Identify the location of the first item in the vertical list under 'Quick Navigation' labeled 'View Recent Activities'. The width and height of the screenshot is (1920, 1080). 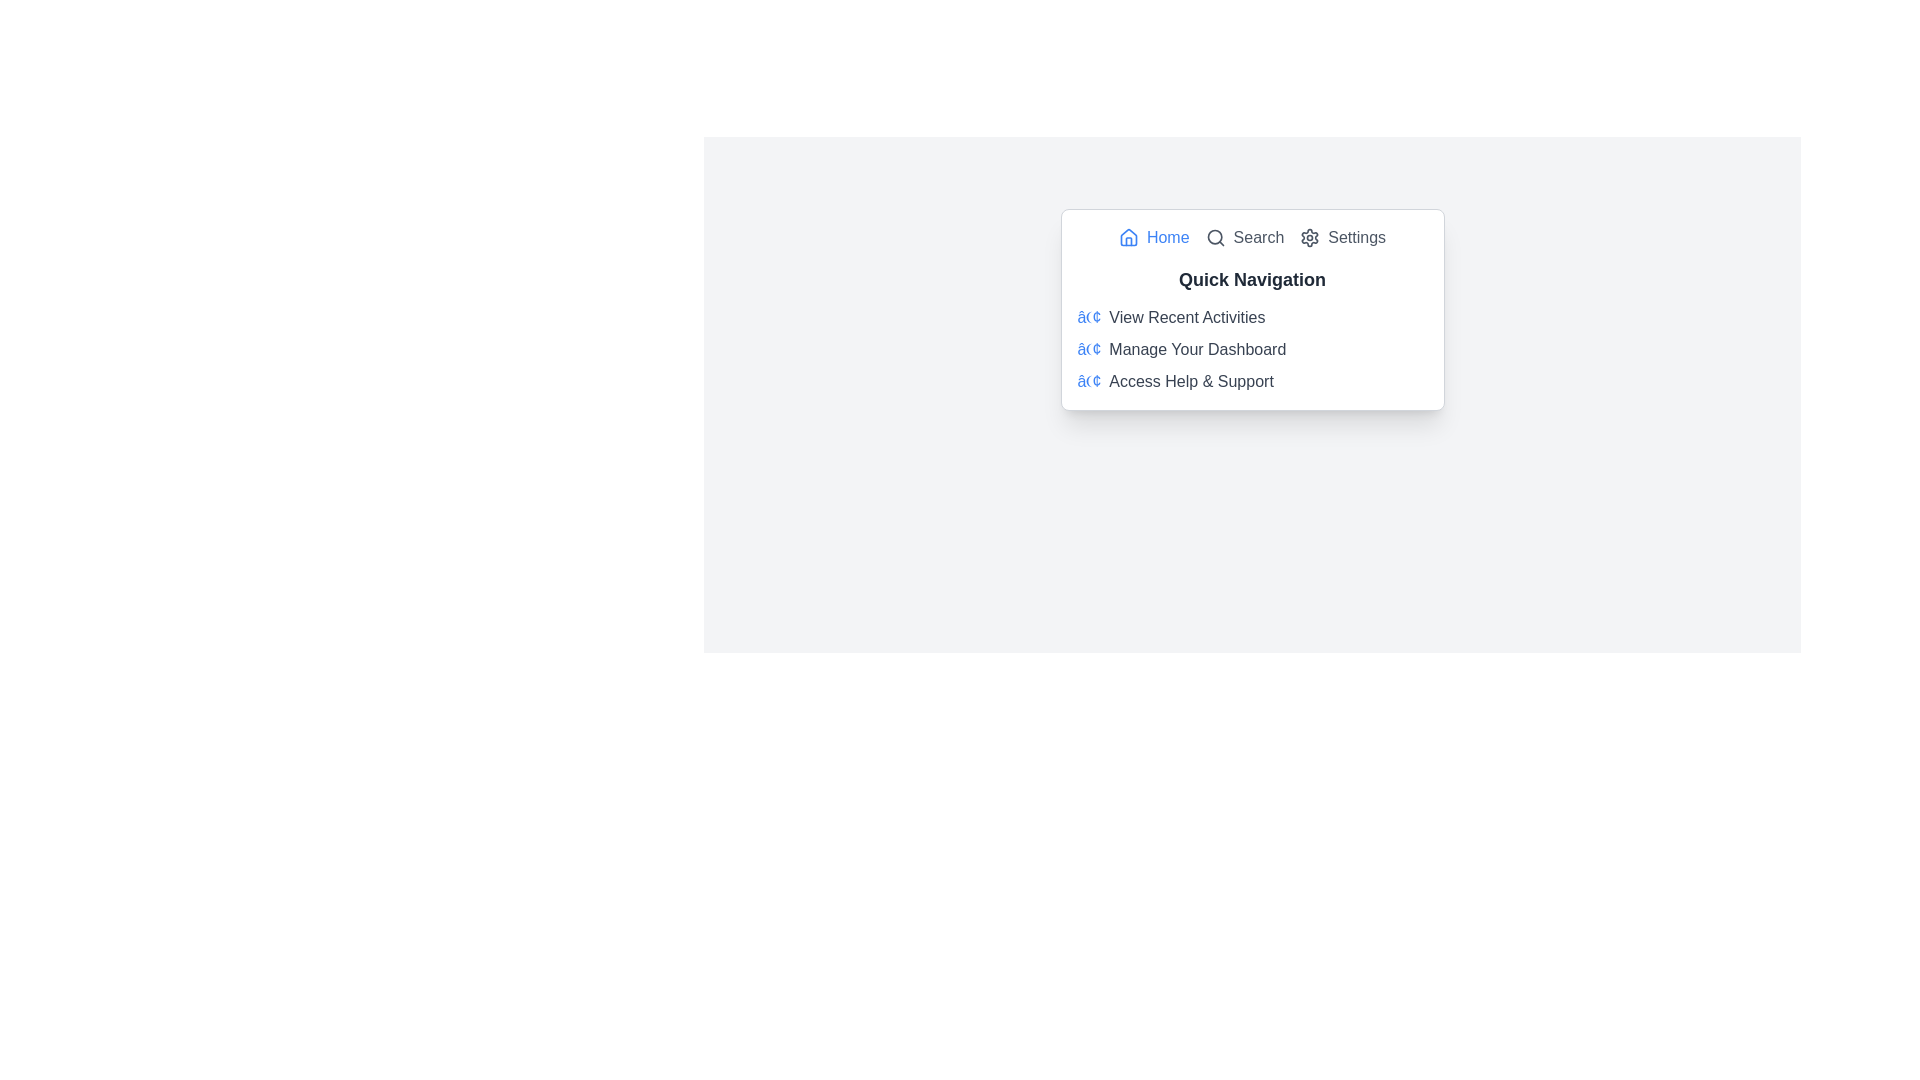
(1251, 316).